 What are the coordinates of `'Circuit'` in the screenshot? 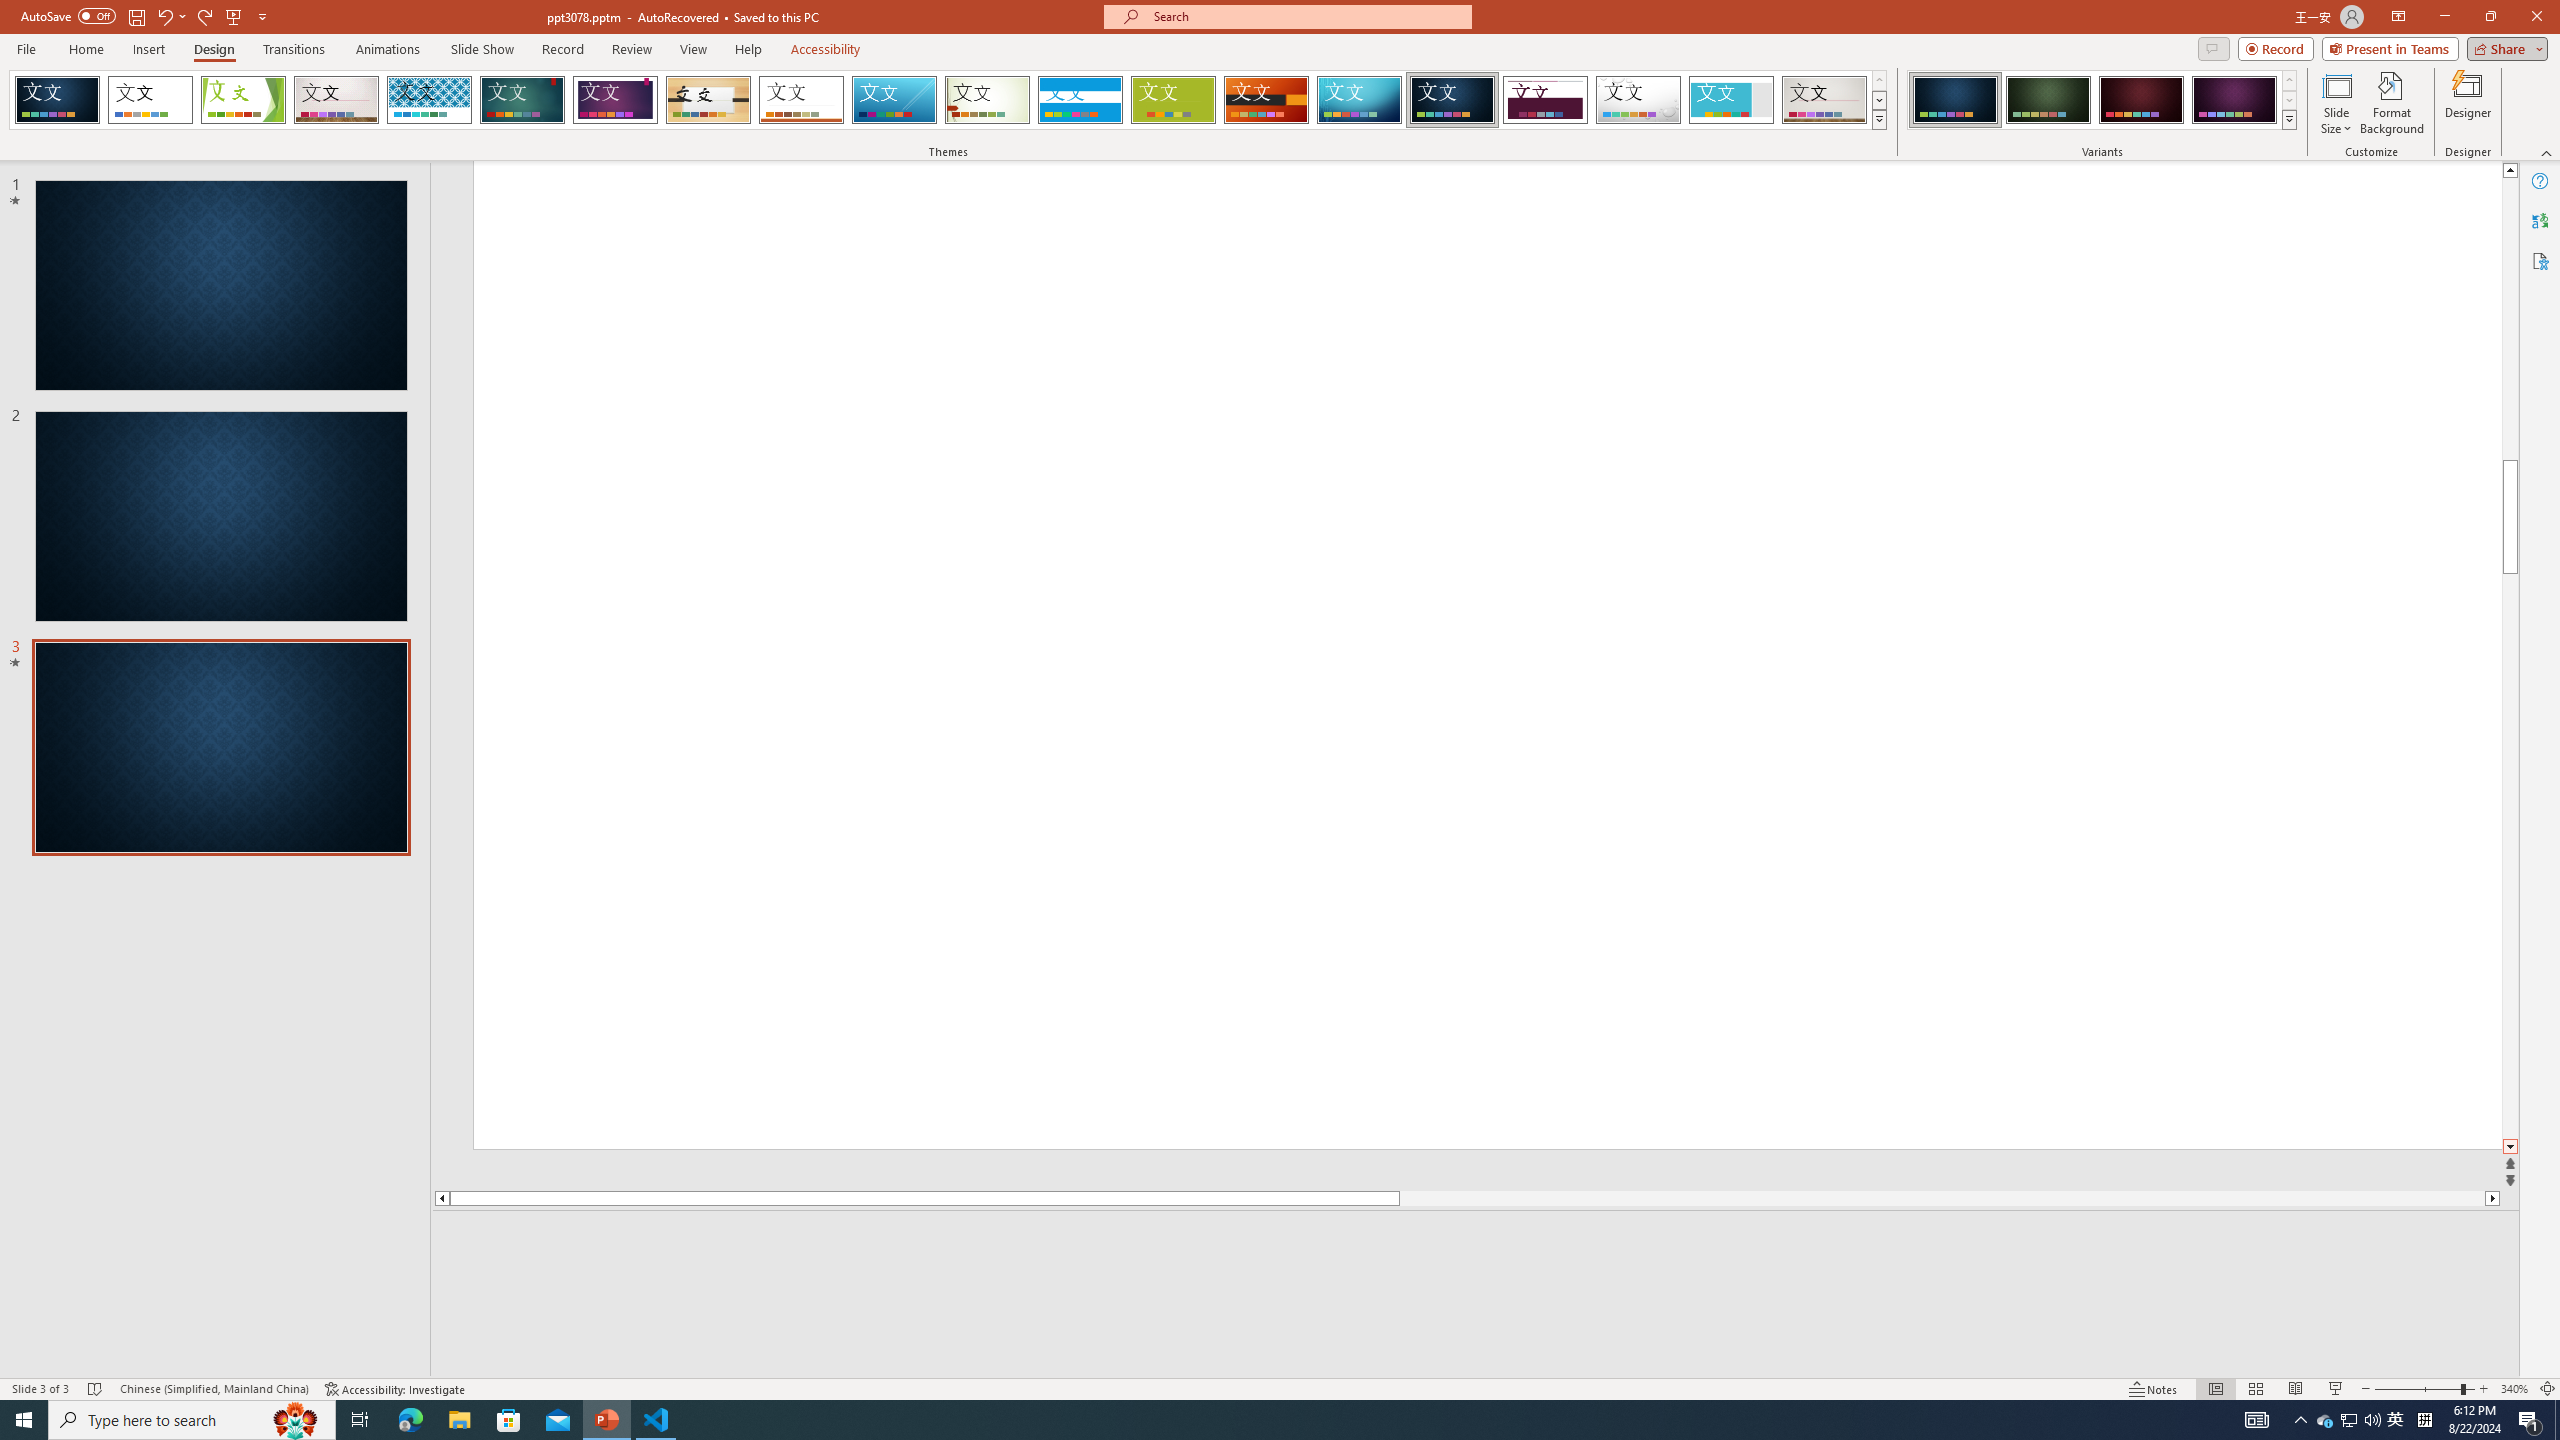 It's located at (1358, 99).